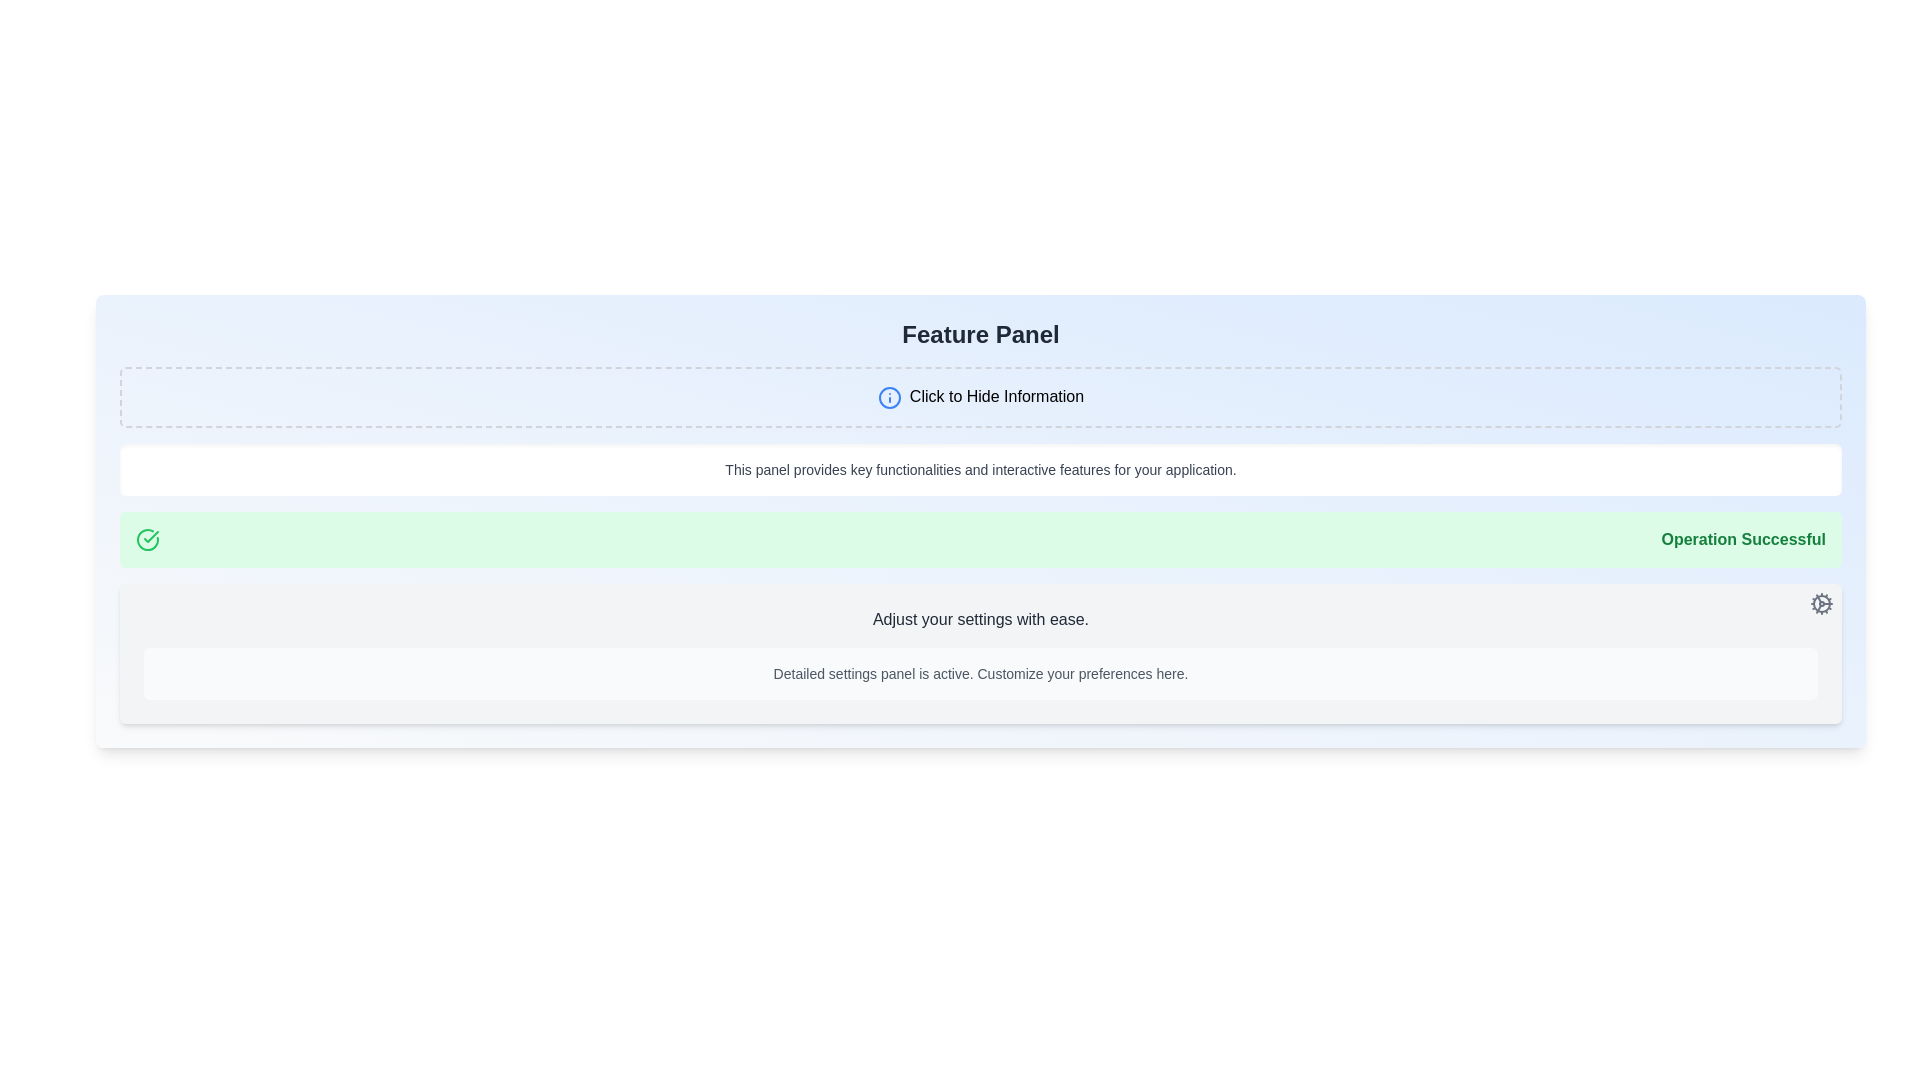 This screenshot has height=1080, width=1920. Describe the element at coordinates (980, 618) in the screenshot. I see `the static text label that reads 'Adjust your settings with ease.' which is displayed in bold medium-sized dark gray font on a light gray background` at that location.